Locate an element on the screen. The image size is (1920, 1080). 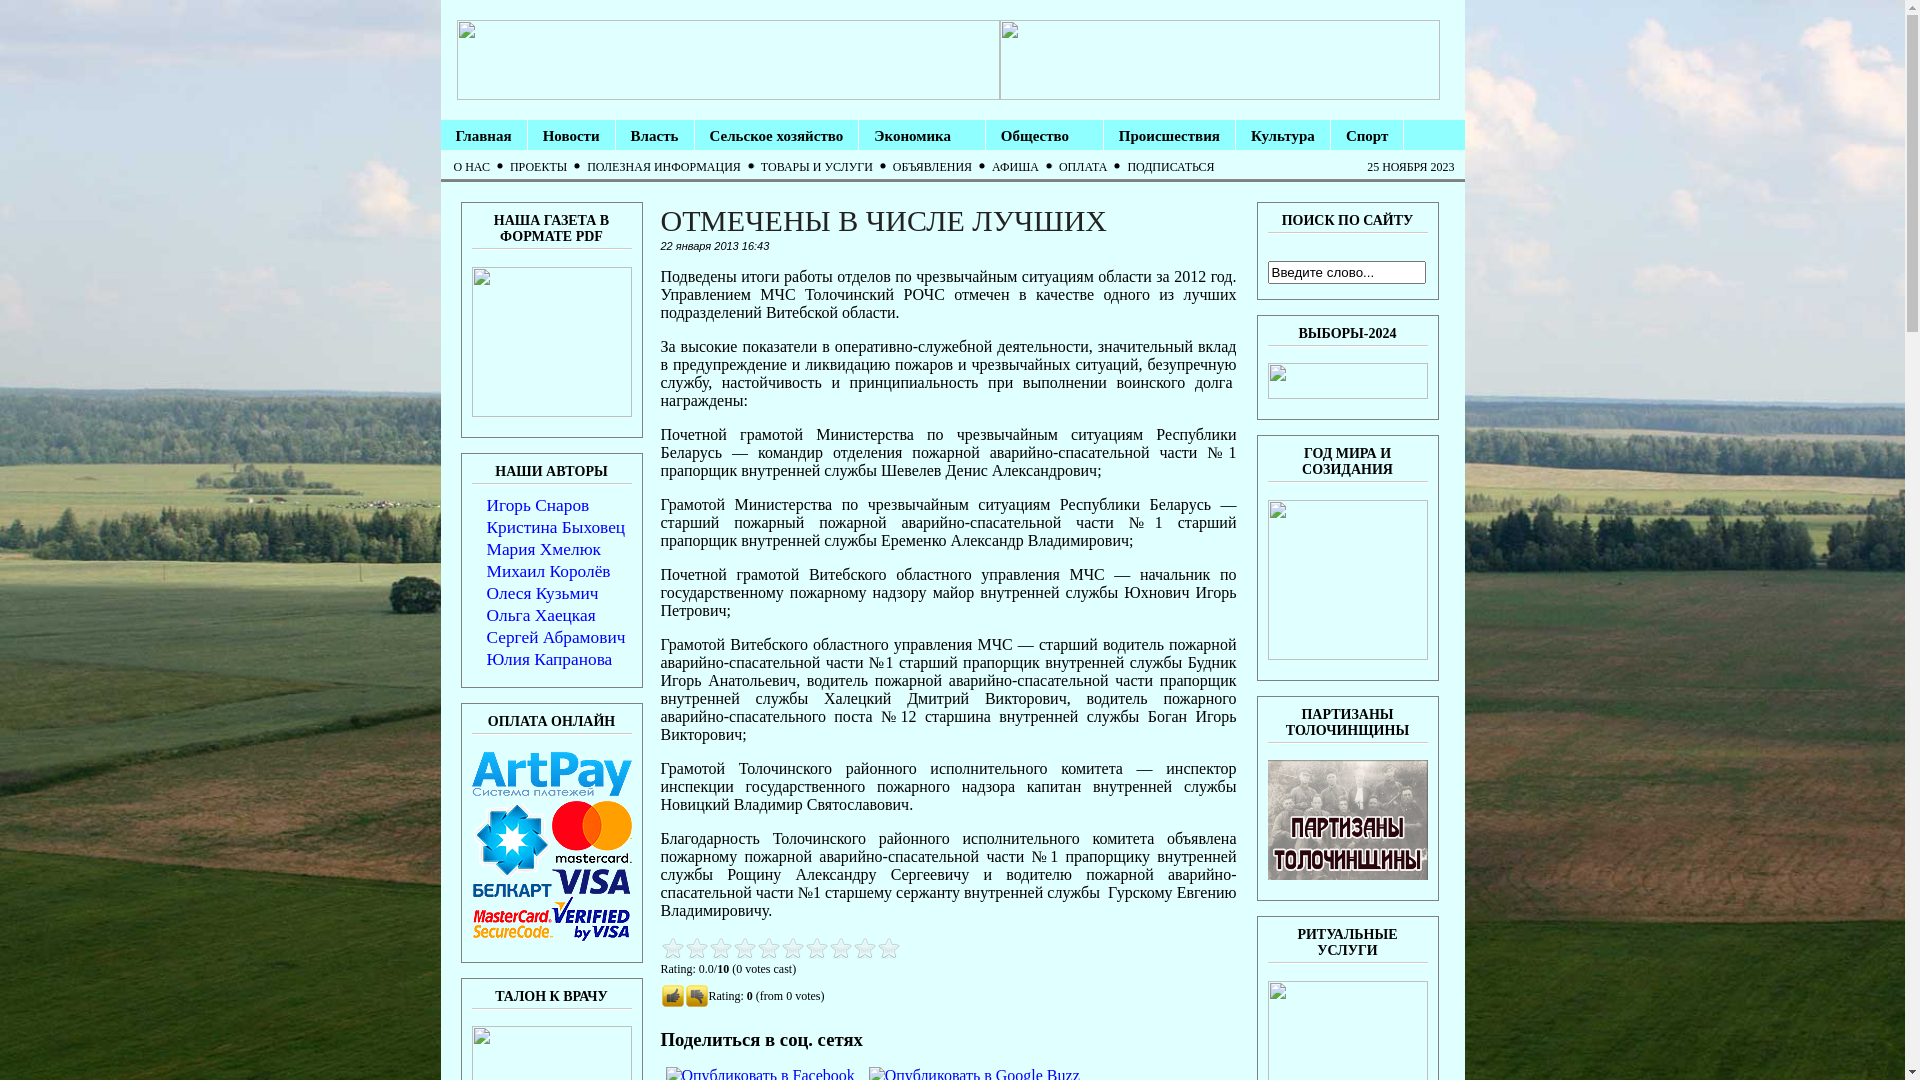
'3 / 10' is located at coordinates (696, 947).